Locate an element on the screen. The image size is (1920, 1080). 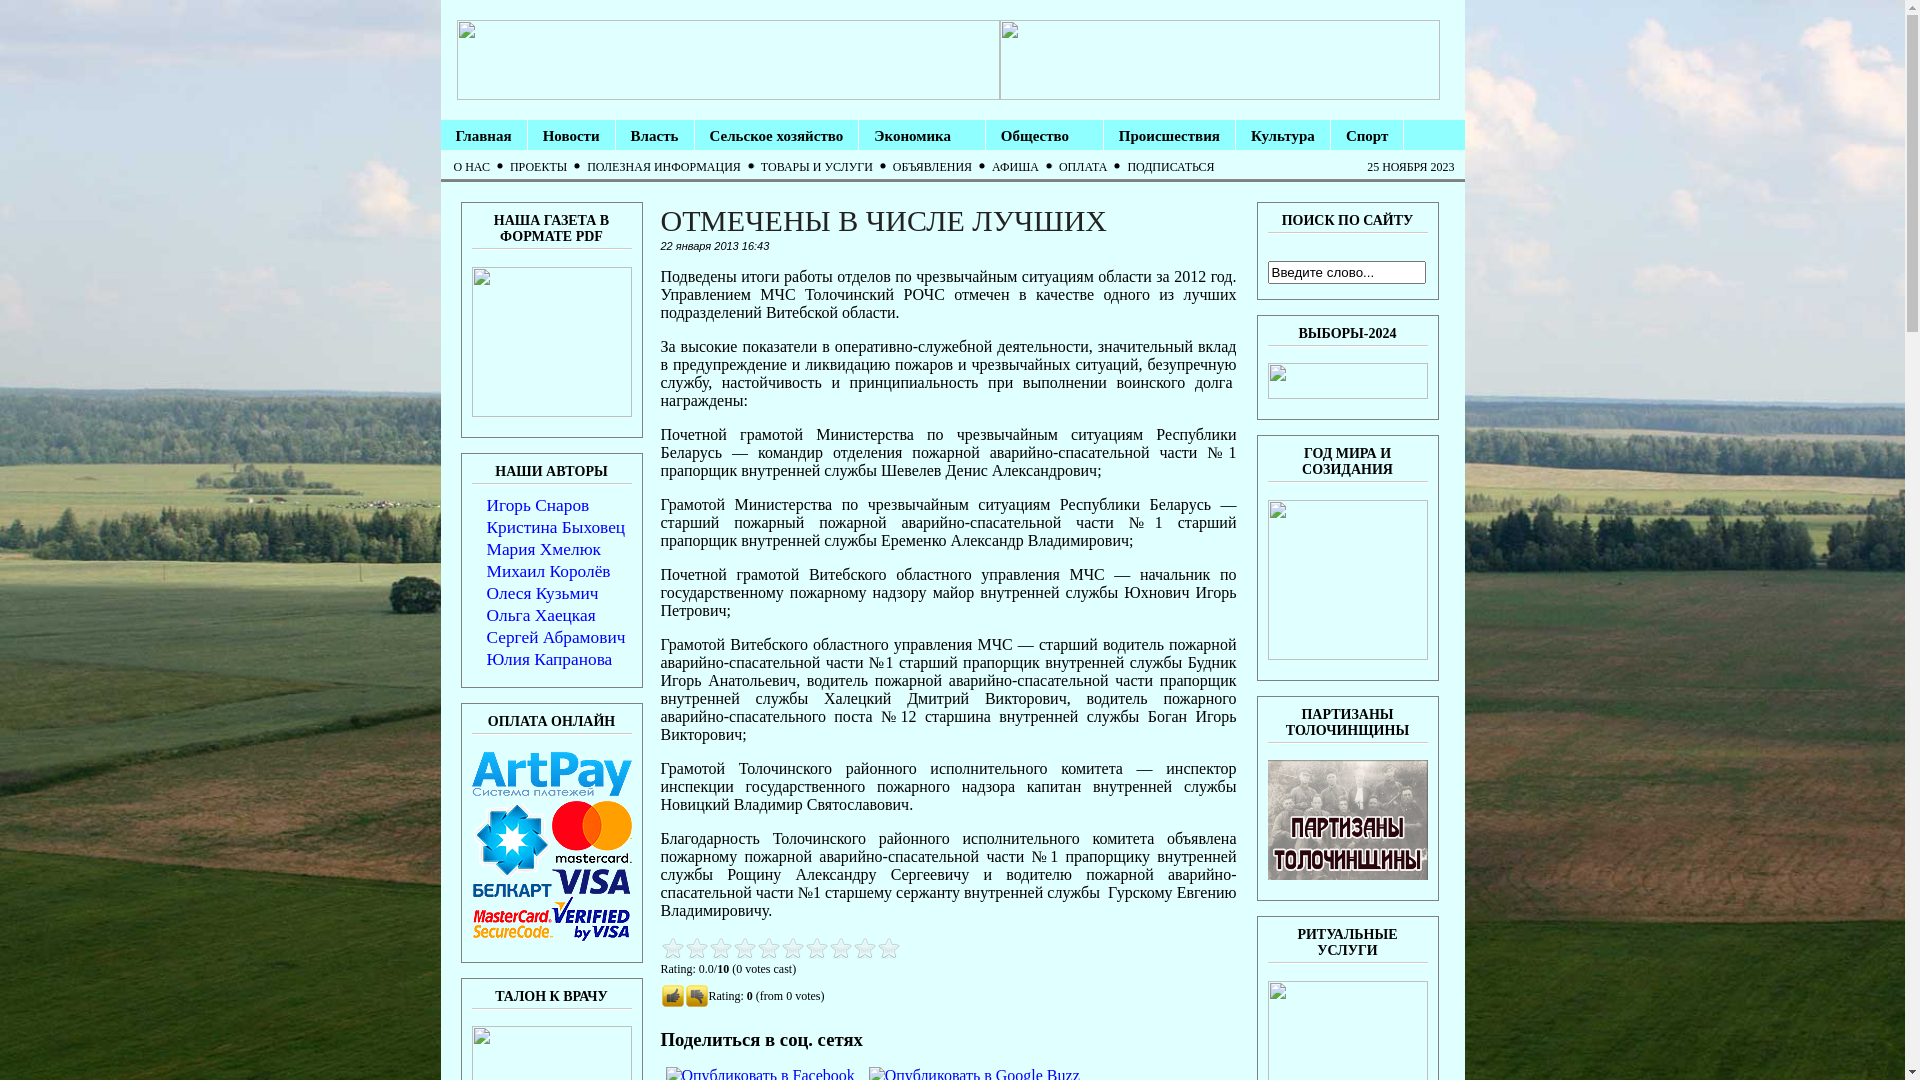
'3 / 10' is located at coordinates (696, 947).